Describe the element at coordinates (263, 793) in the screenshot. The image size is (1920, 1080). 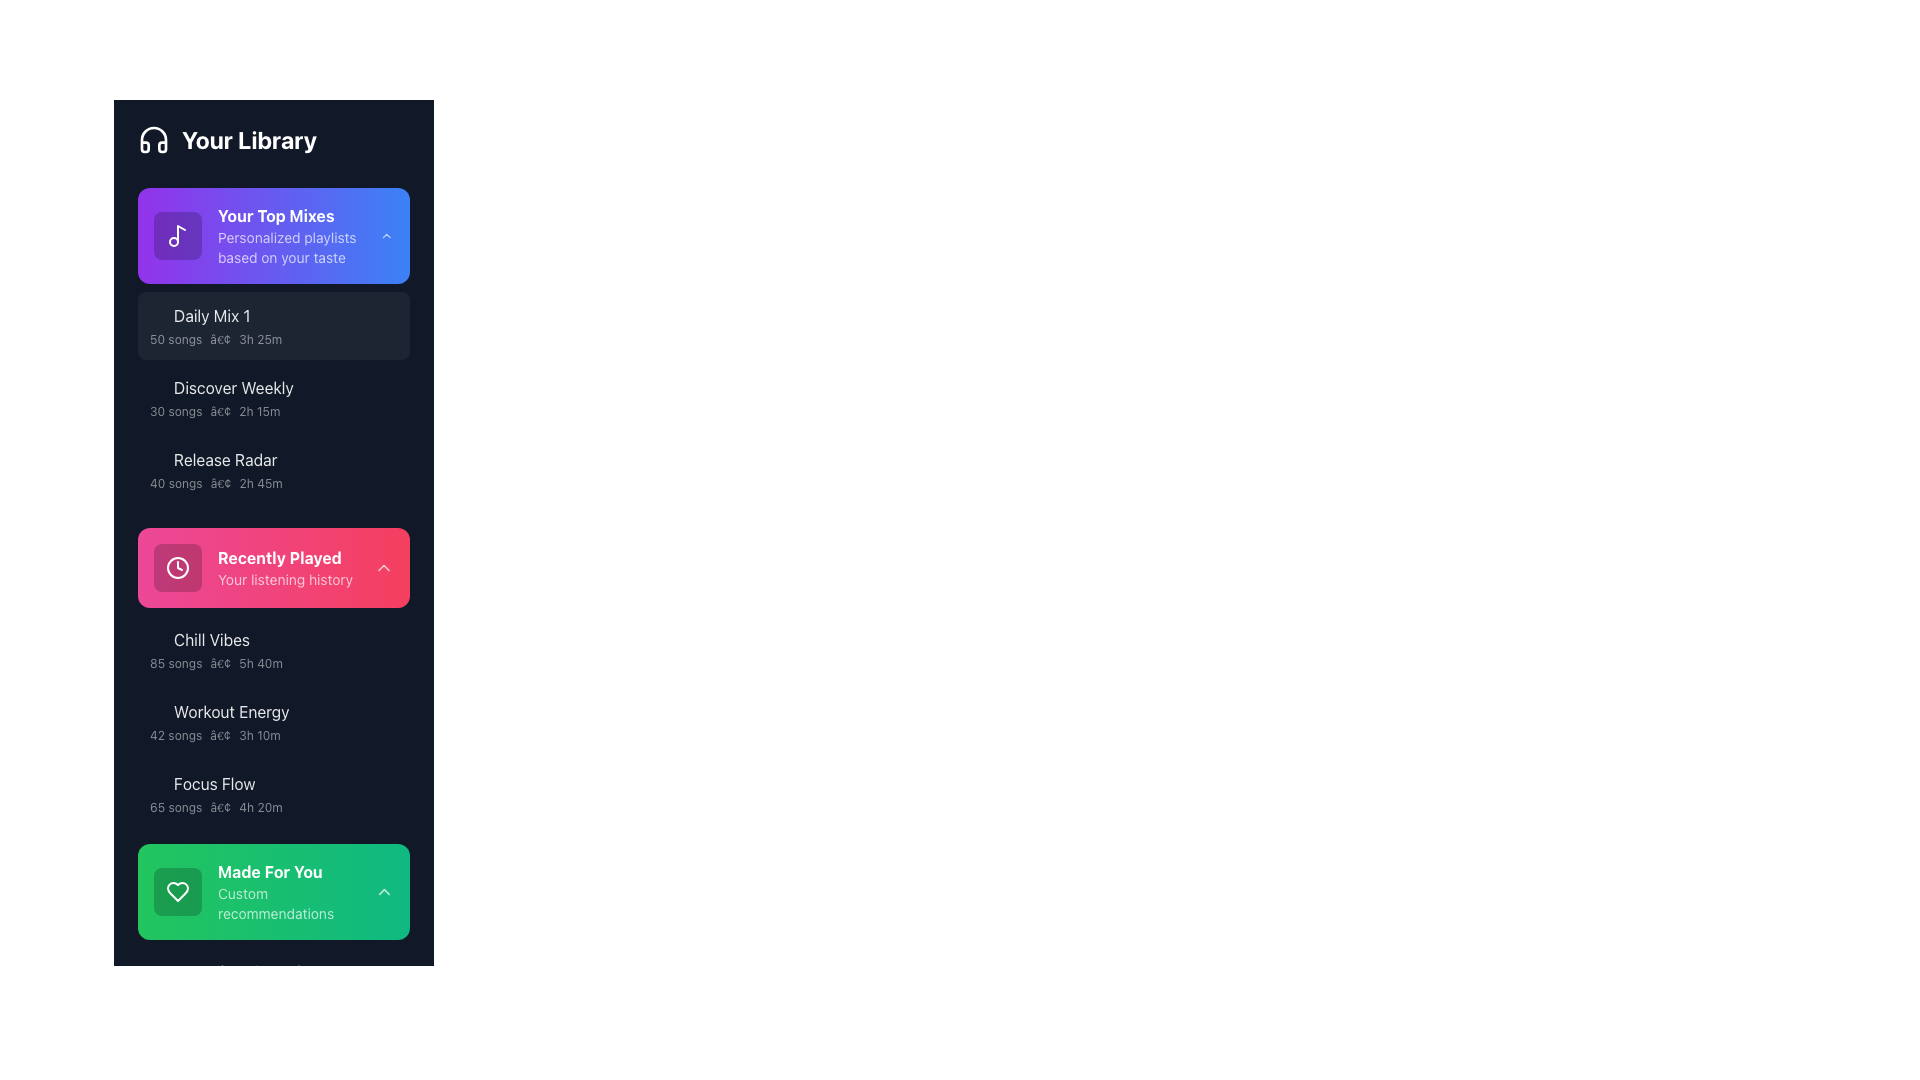
I see `the playlist item titled 'Focus Flow' to view its details such as the number of songs and total duration` at that location.